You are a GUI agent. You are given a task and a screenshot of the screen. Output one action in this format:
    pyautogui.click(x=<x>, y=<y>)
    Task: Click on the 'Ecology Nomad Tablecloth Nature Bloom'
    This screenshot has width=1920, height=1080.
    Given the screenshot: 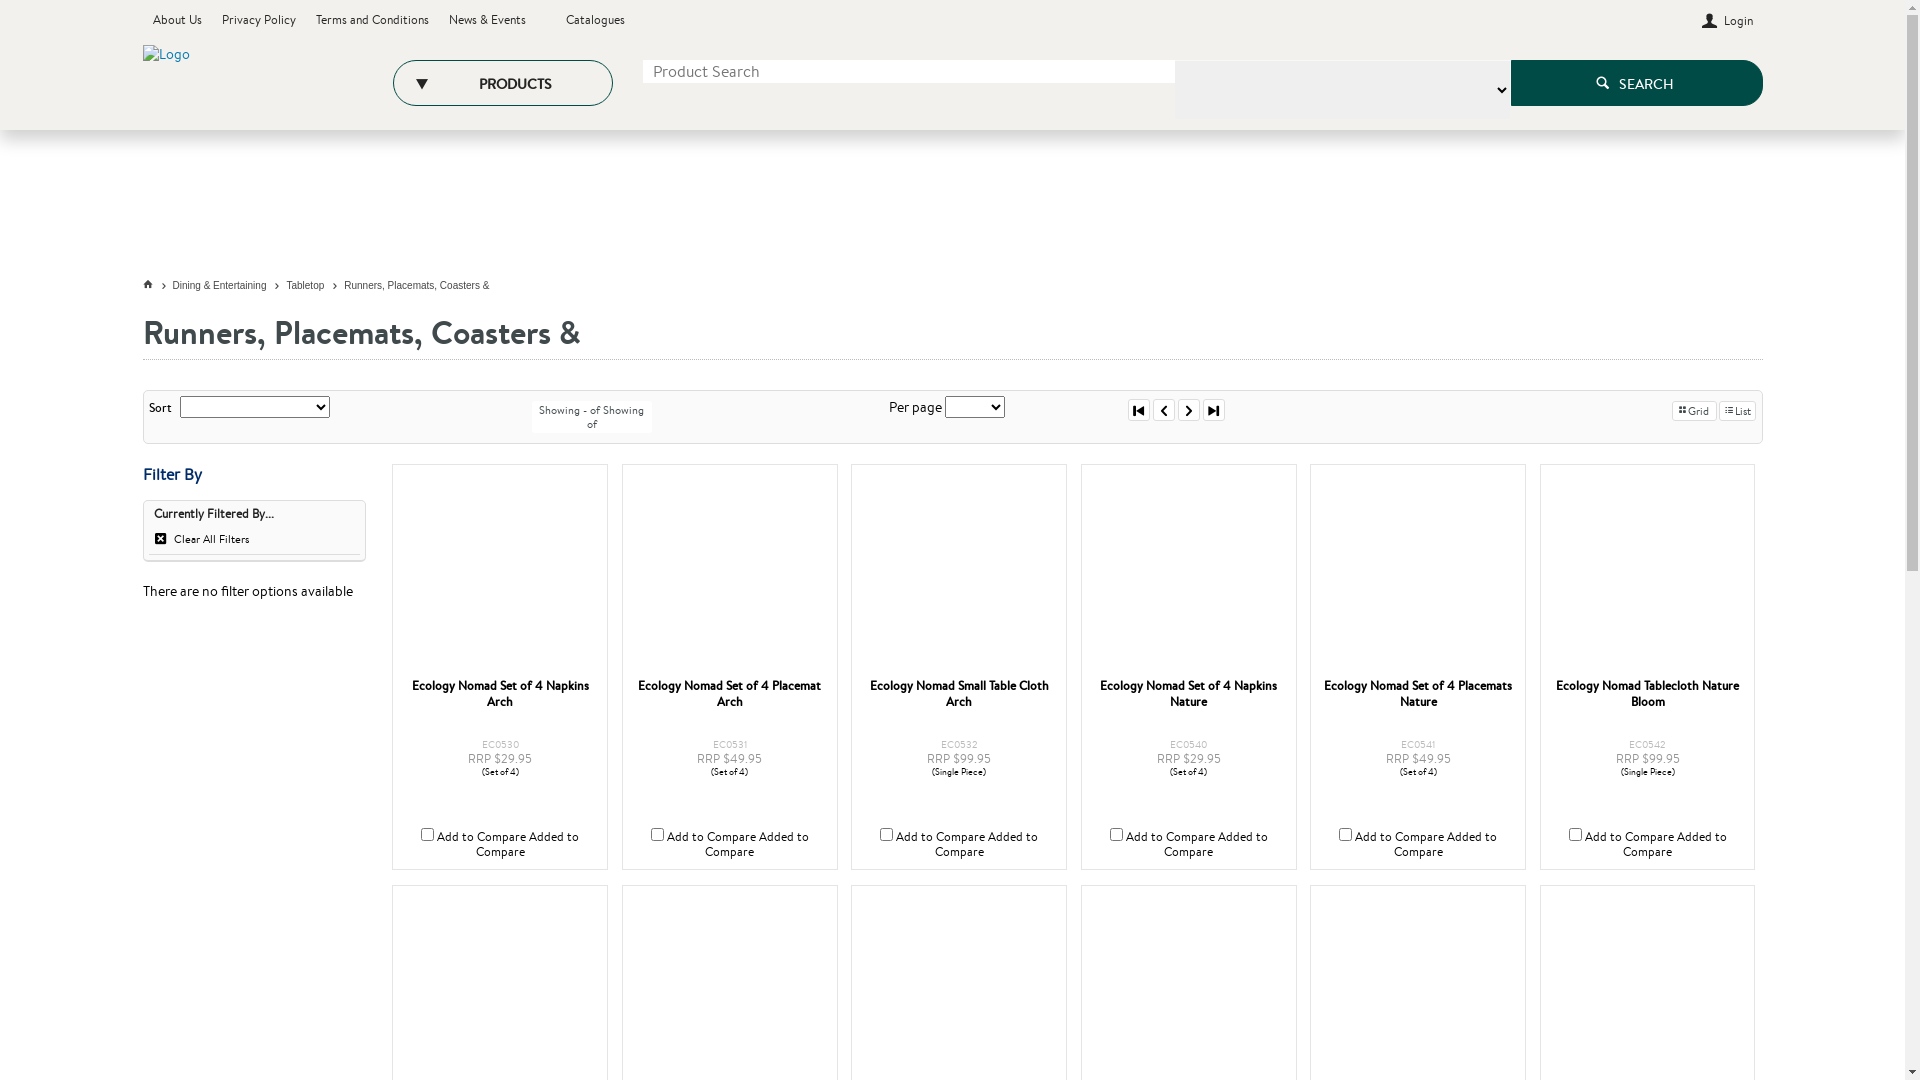 What is the action you would take?
    pyautogui.click(x=1647, y=693)
    